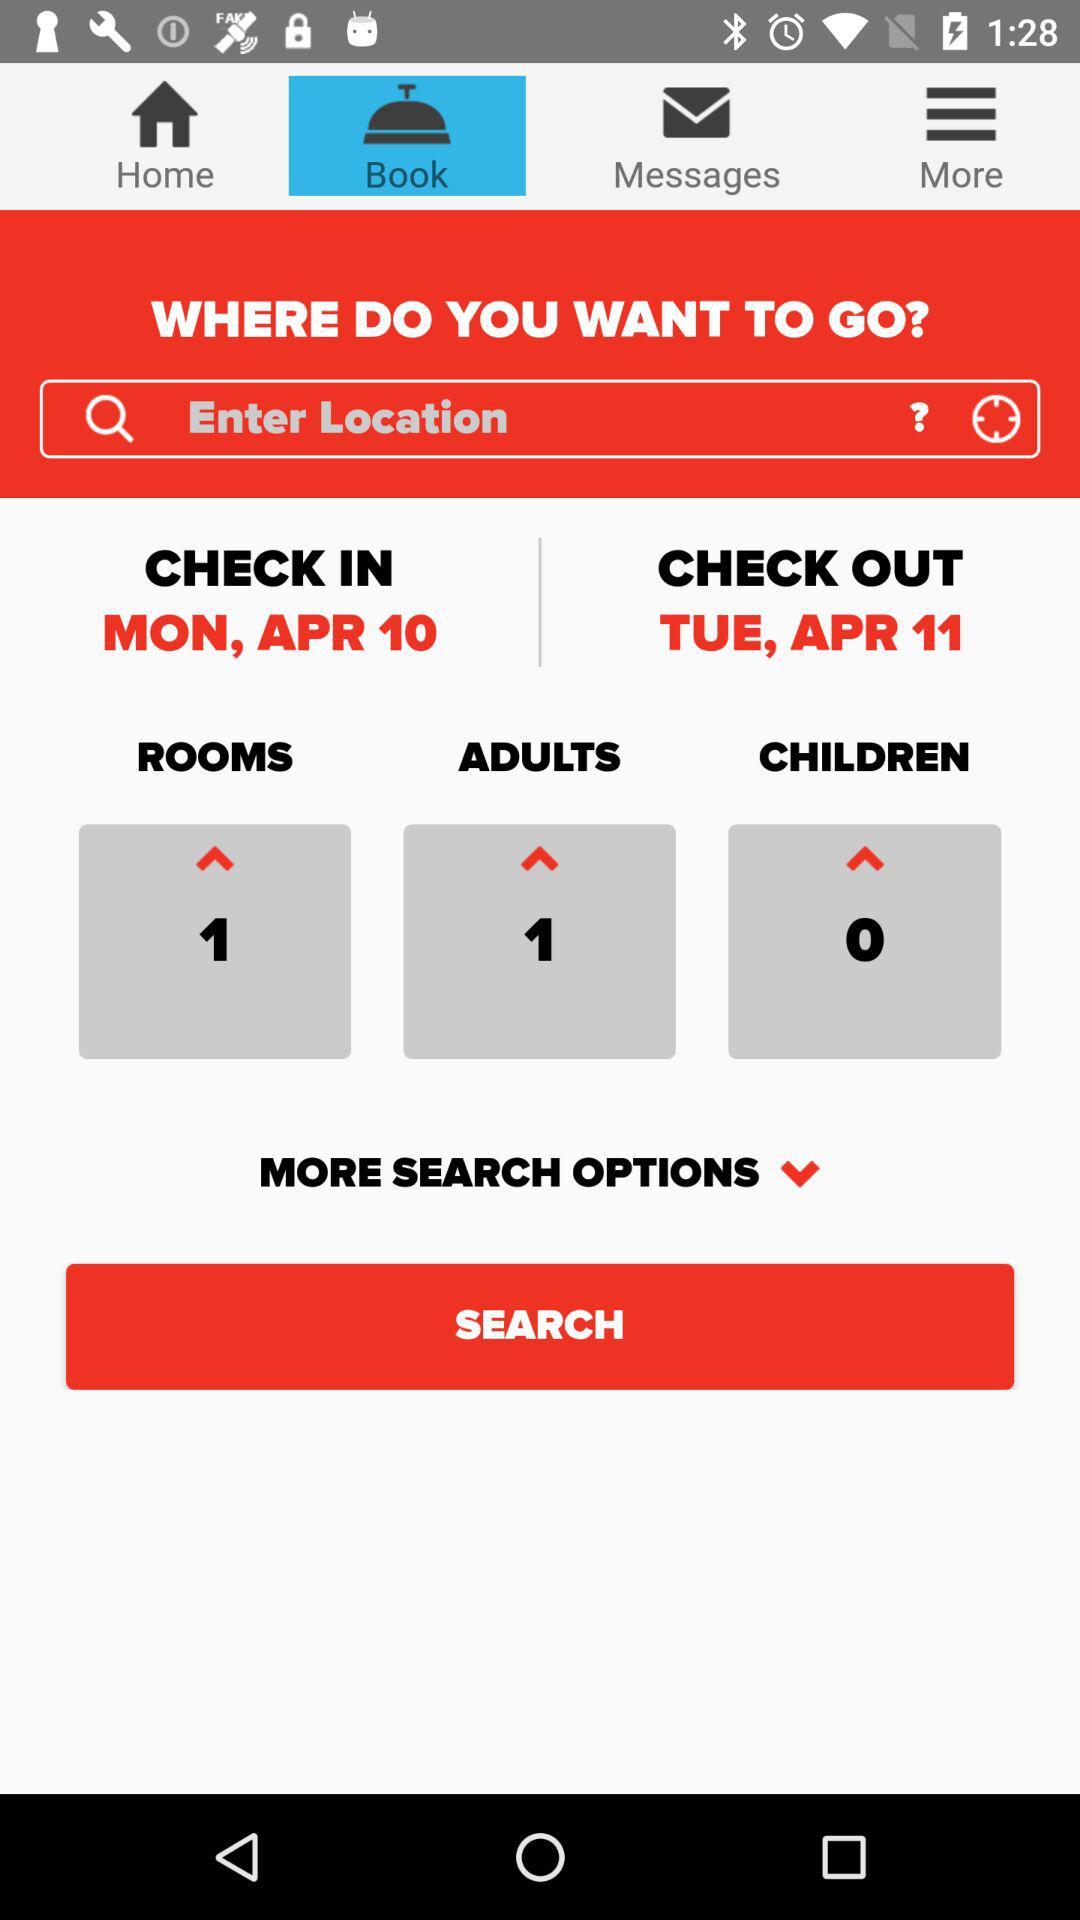 The height and width of the screenshot is (1920, 1080). What do you see at coordinates (919, 417) in the screenshot?
I see `icon above the check out icon` at bounding box center [919, 417].